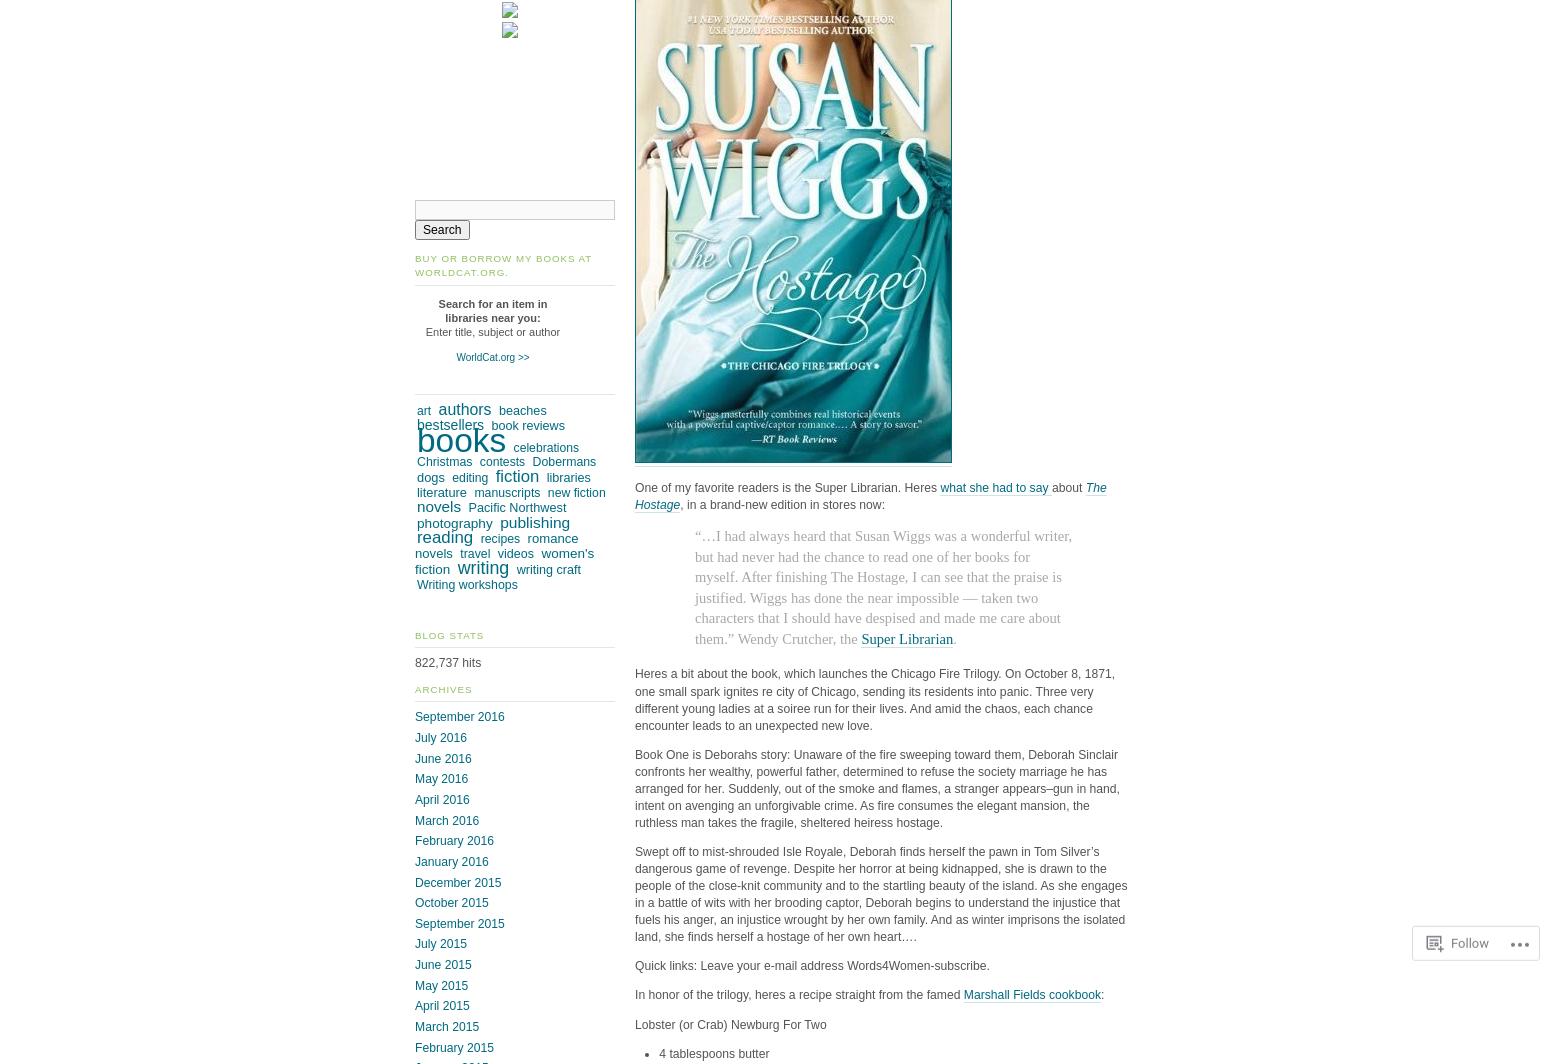  What do you see at coordinates (499, 539) in the screenshot?
I see `'recipes'` at bounding box center [499, 539].